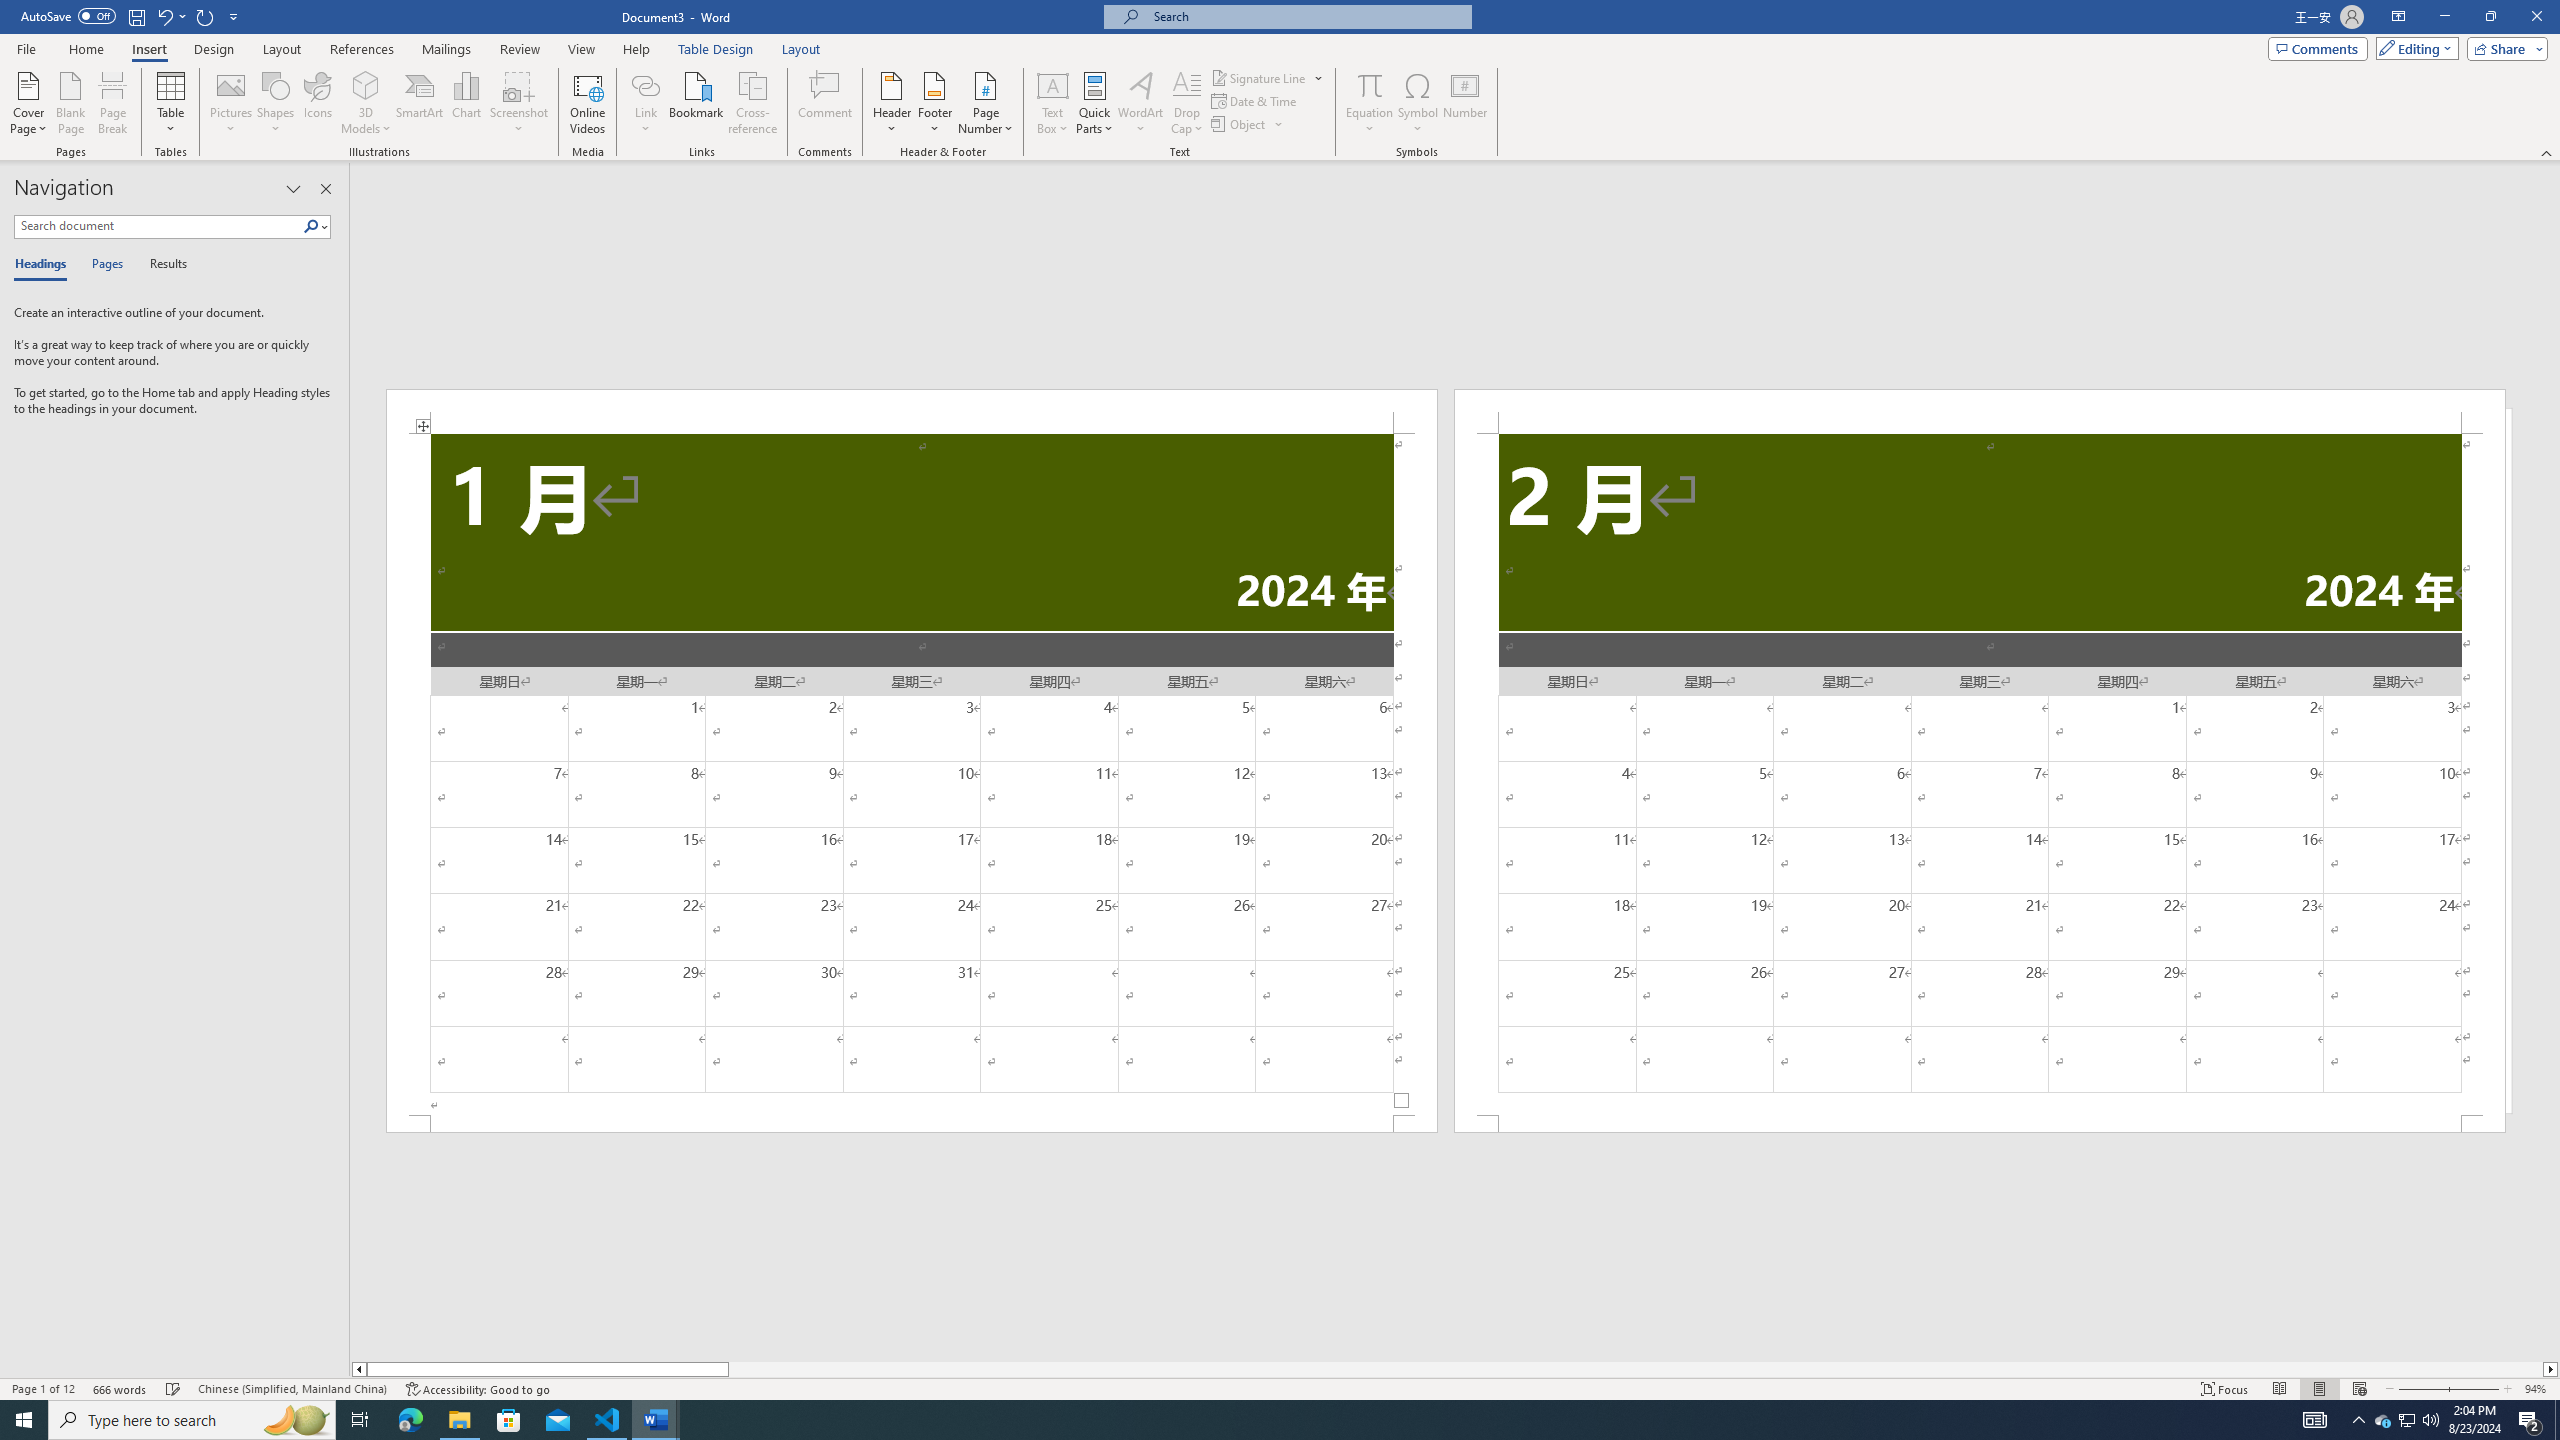  I want to click on 'Restore Down', so click(2490, 16).